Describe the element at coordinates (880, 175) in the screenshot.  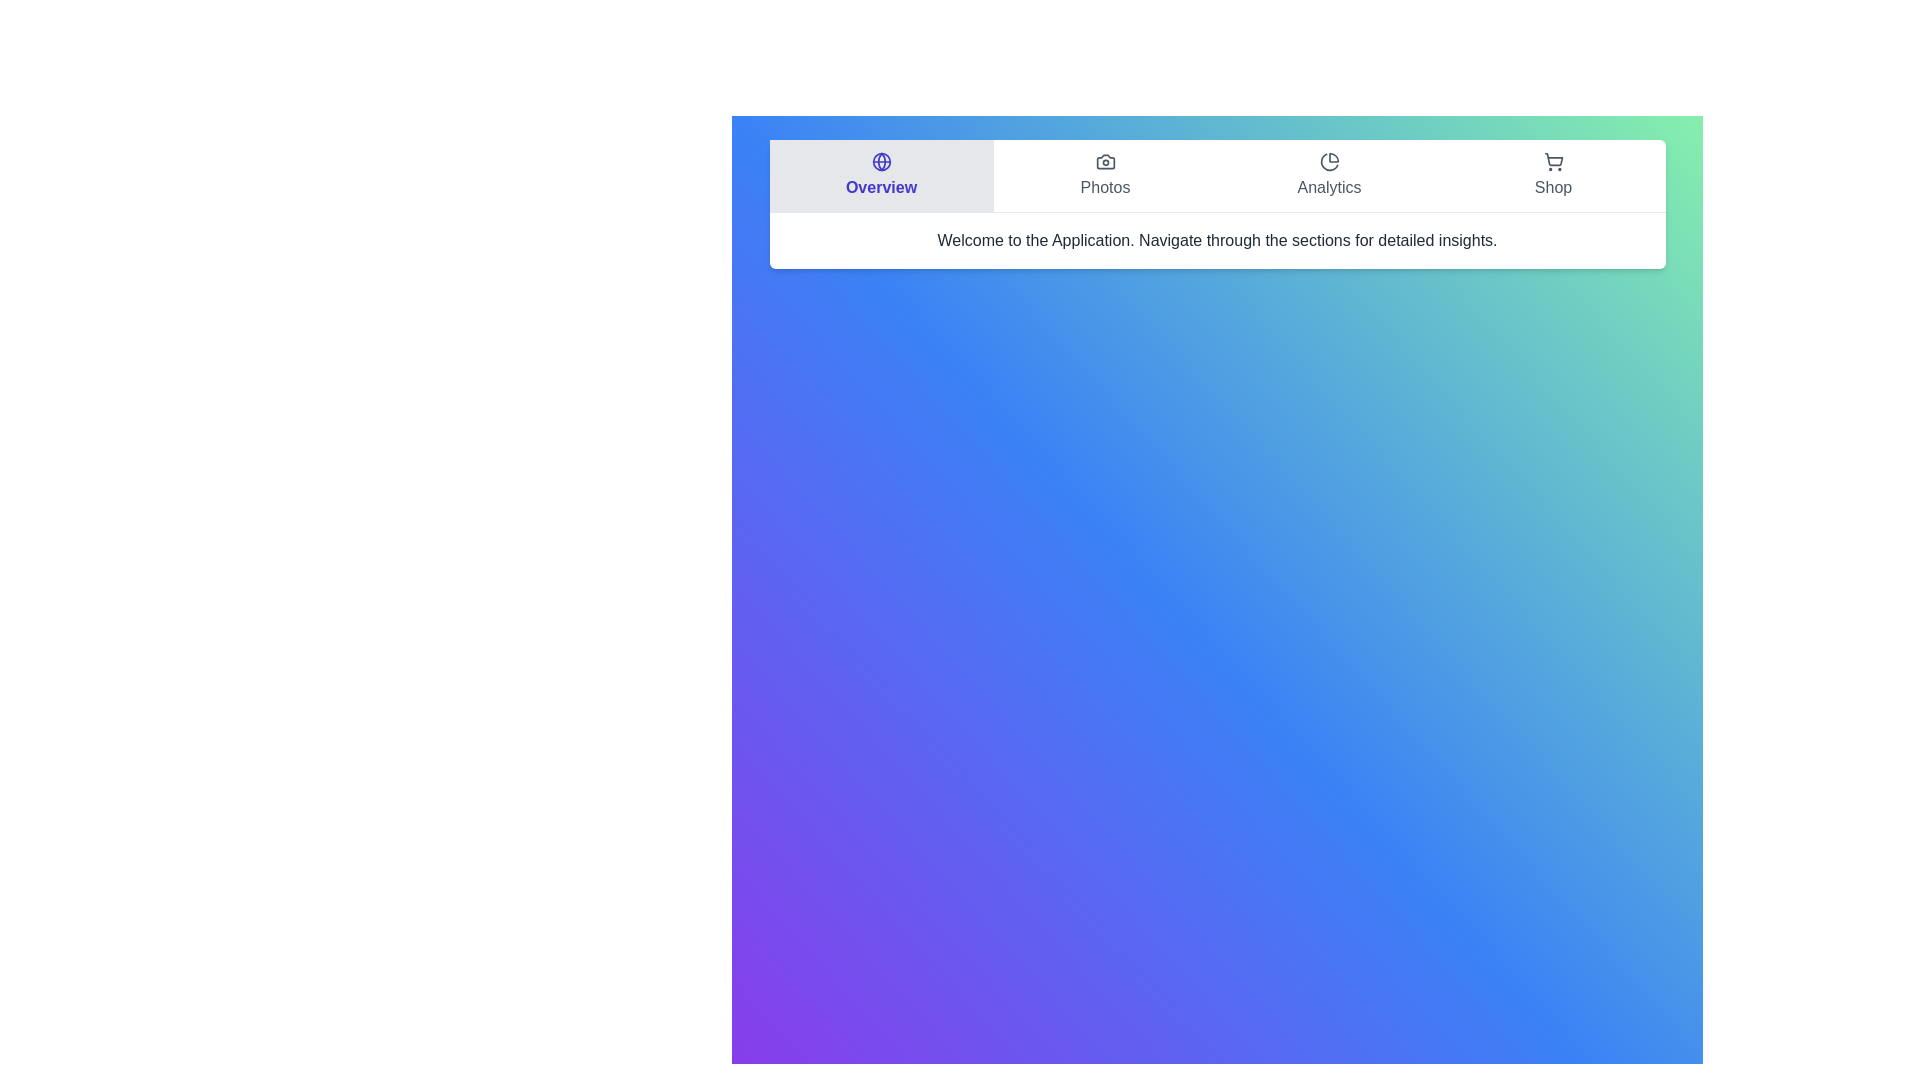
I see `the navigation button that redirects to the overview section of the application` at that location.